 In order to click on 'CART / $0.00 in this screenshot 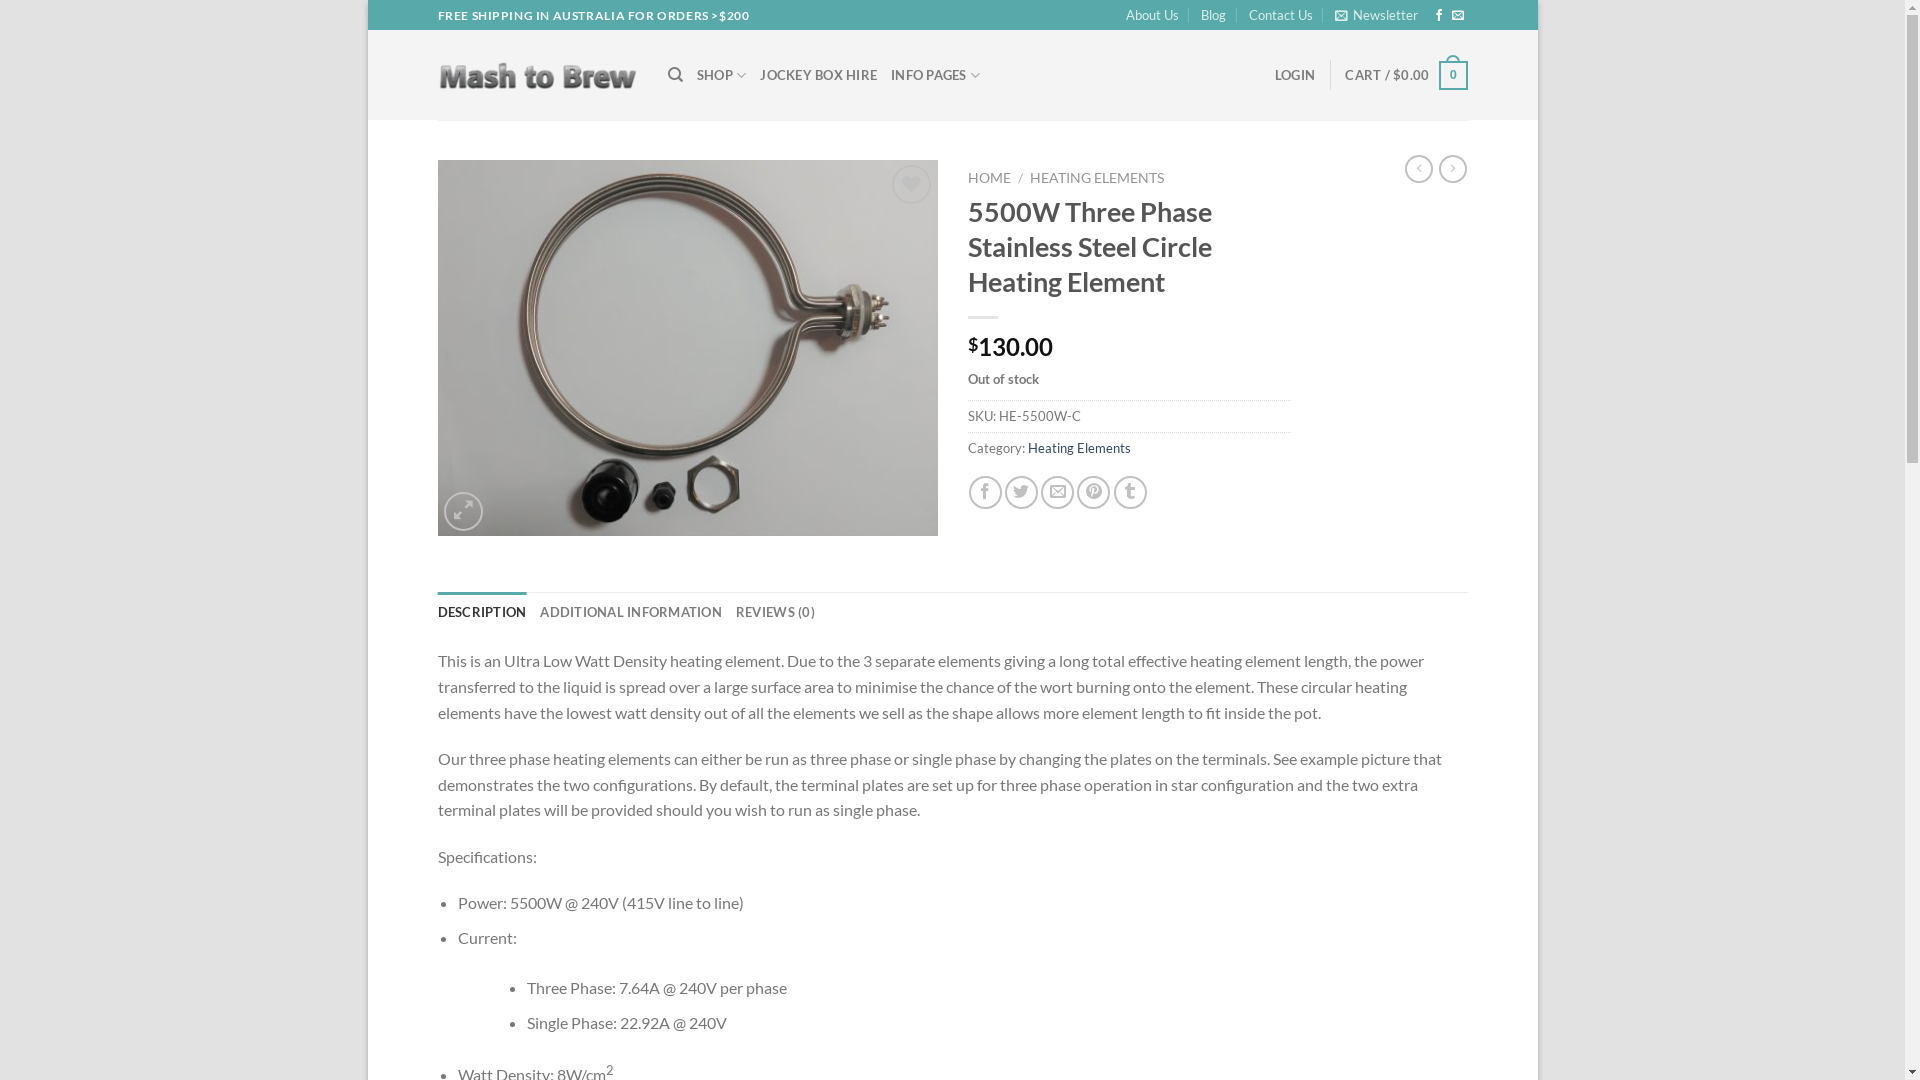, I will do `click(1344, 75)`.